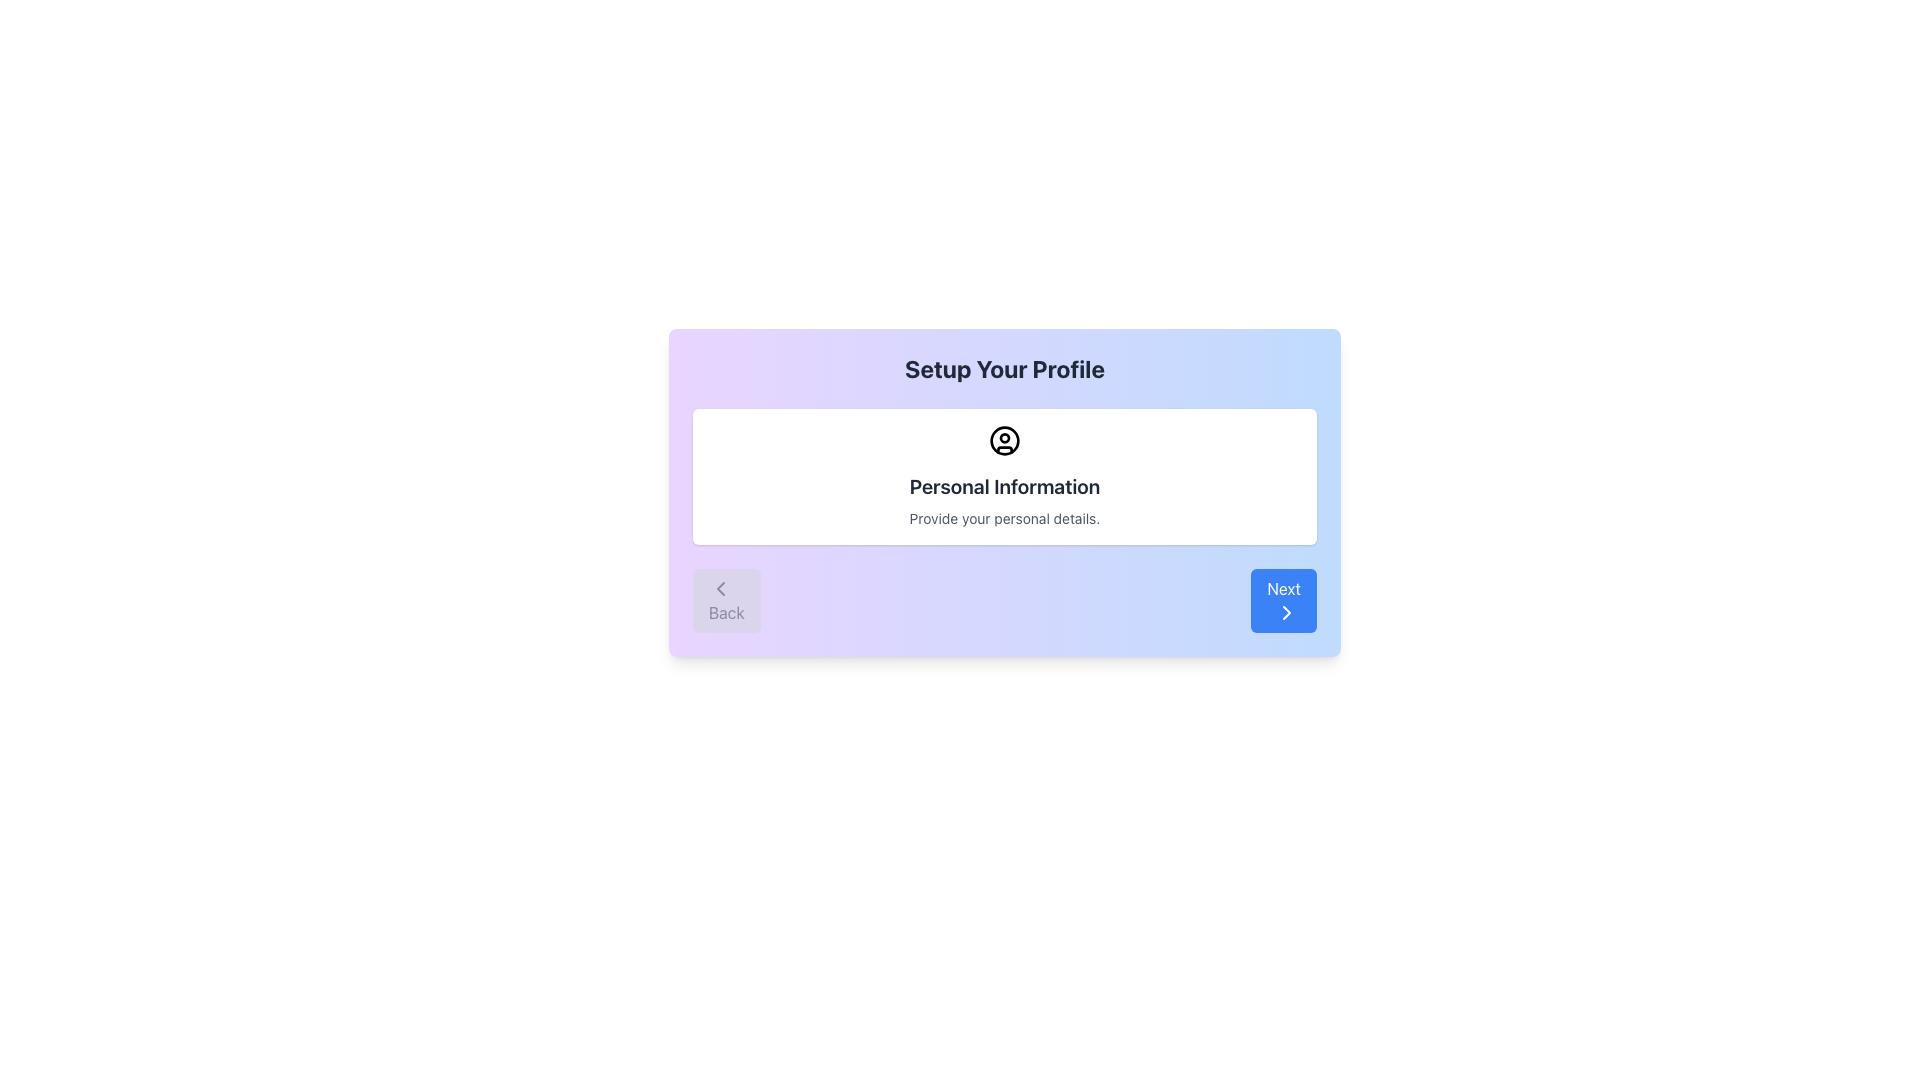  I want to click on the outer circular border of the user avatar icon in the 'Setup Your Profile' card section, so click(1004, 439).